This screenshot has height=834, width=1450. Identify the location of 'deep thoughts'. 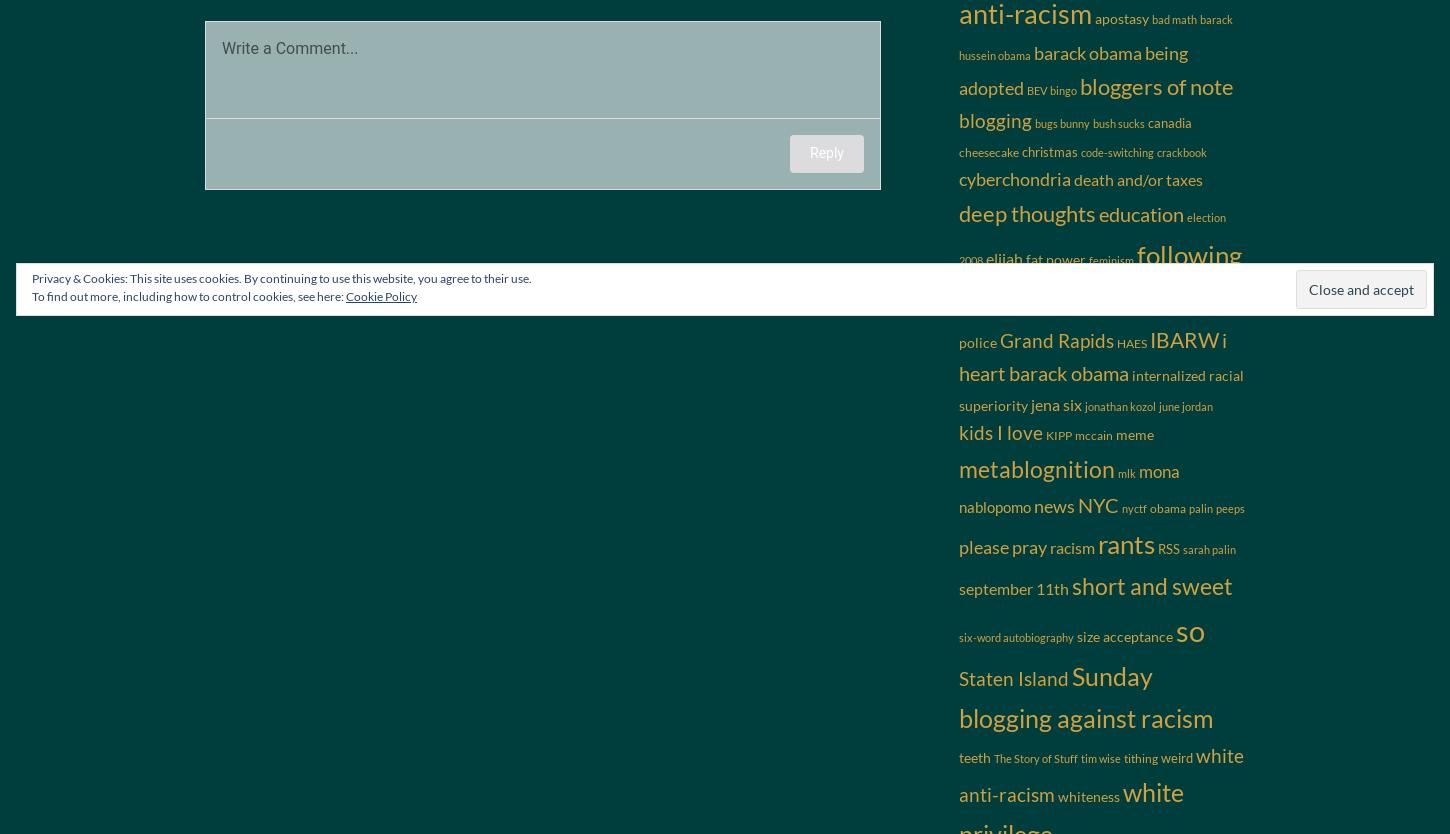
(958, 211).